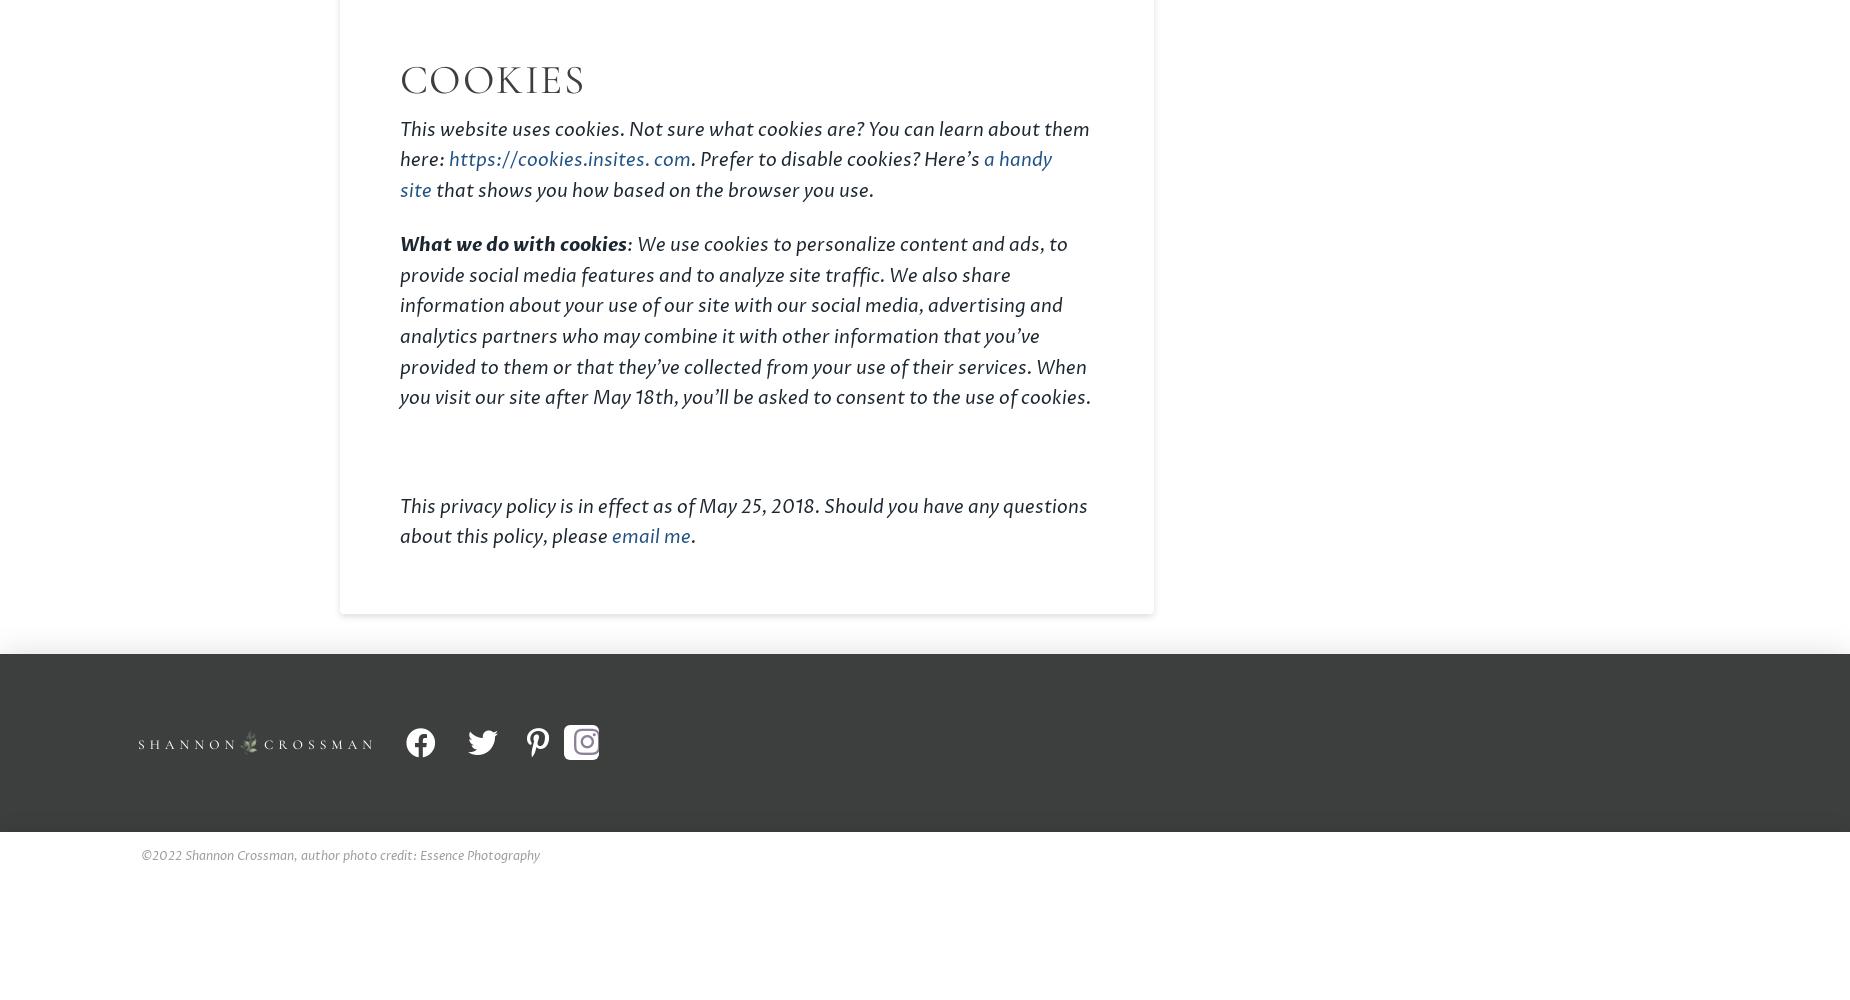 The image size is (1850, 1000). I want to click on 'This privacy policy is in effect as of May 25, 2018. Should you have any questions about this policy, please', so click(744, 522).